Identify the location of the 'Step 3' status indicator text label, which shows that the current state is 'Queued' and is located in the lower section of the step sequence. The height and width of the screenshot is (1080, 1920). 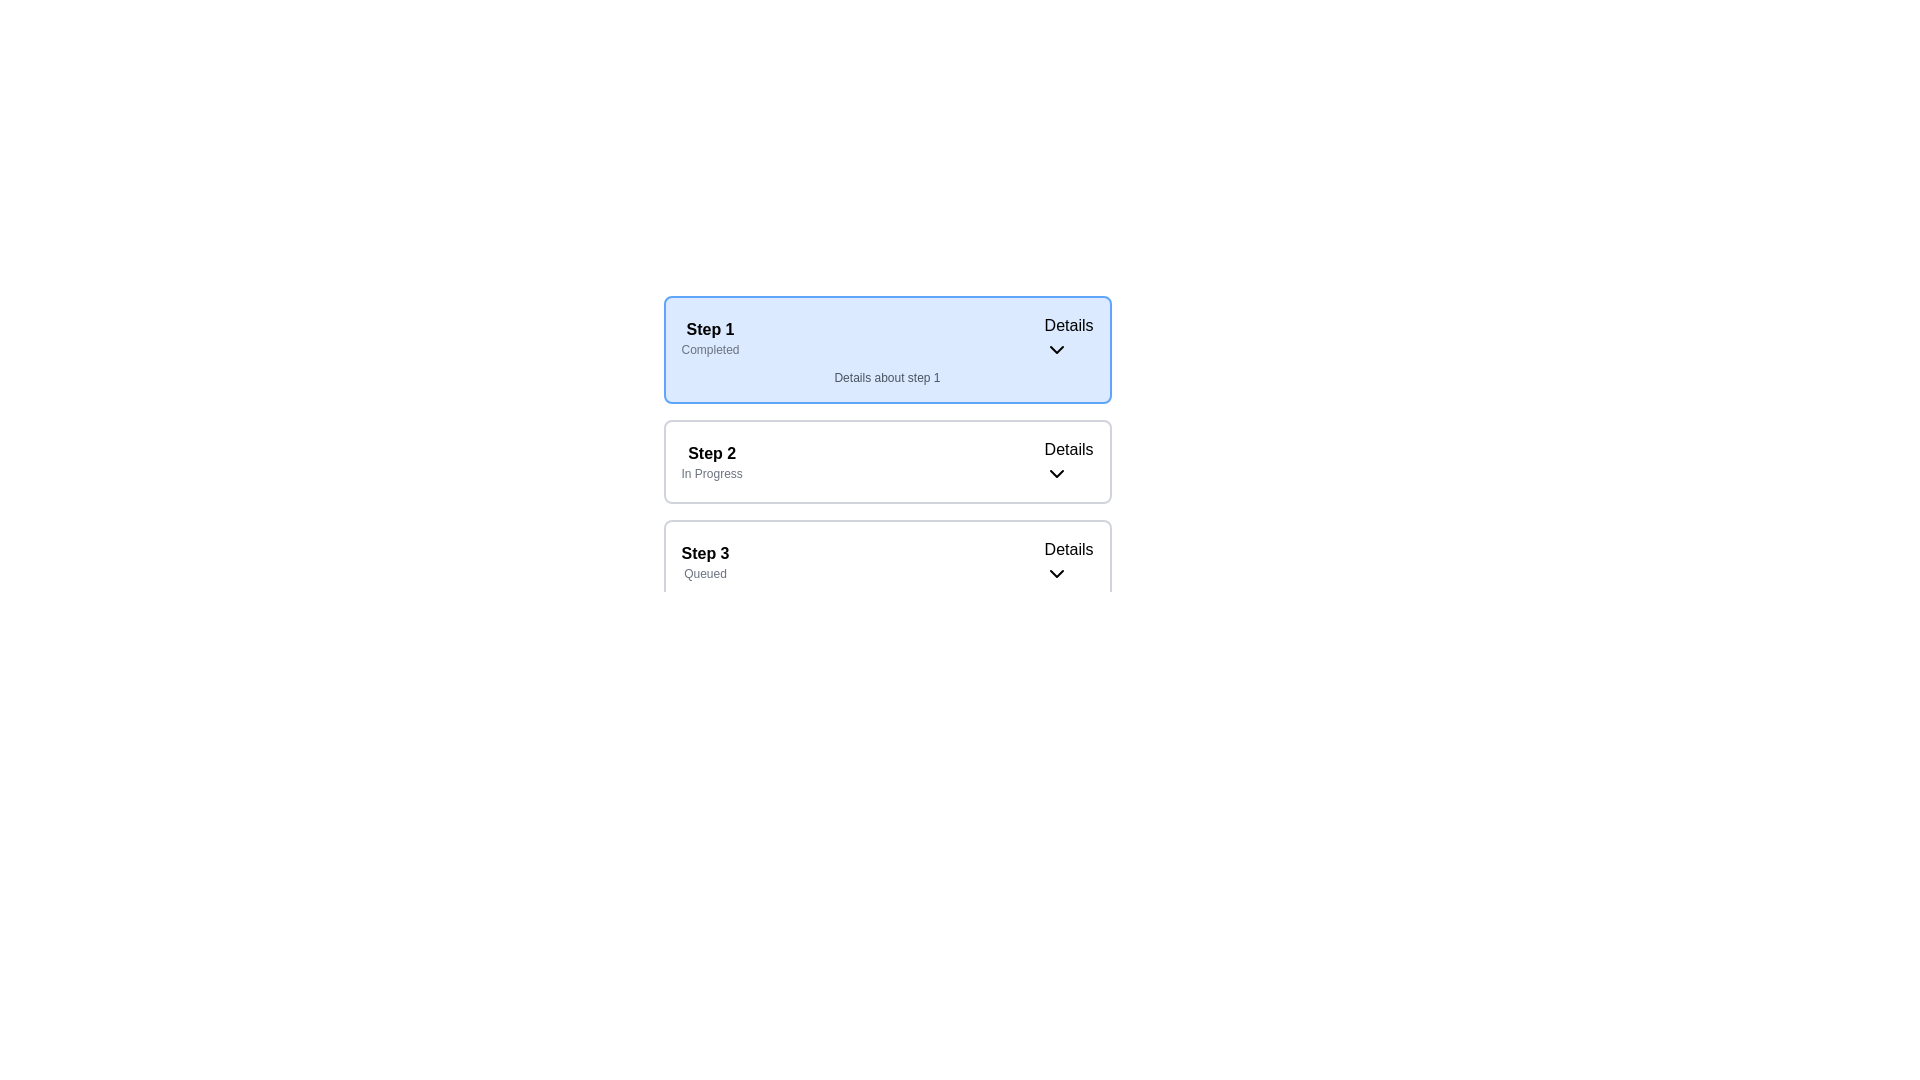
(705, 562).